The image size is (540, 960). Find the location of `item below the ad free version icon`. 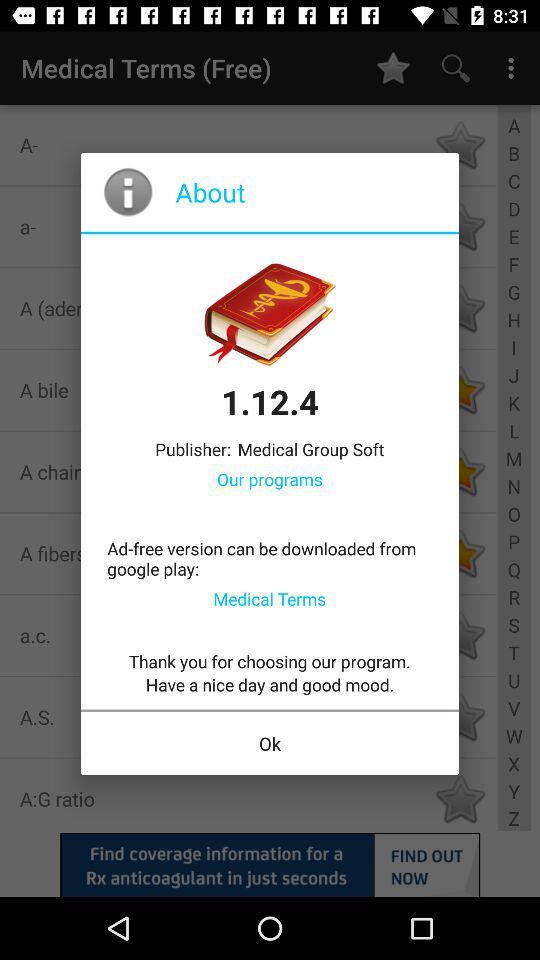

item below the ad free version icon is located at coordinates (269, 598).